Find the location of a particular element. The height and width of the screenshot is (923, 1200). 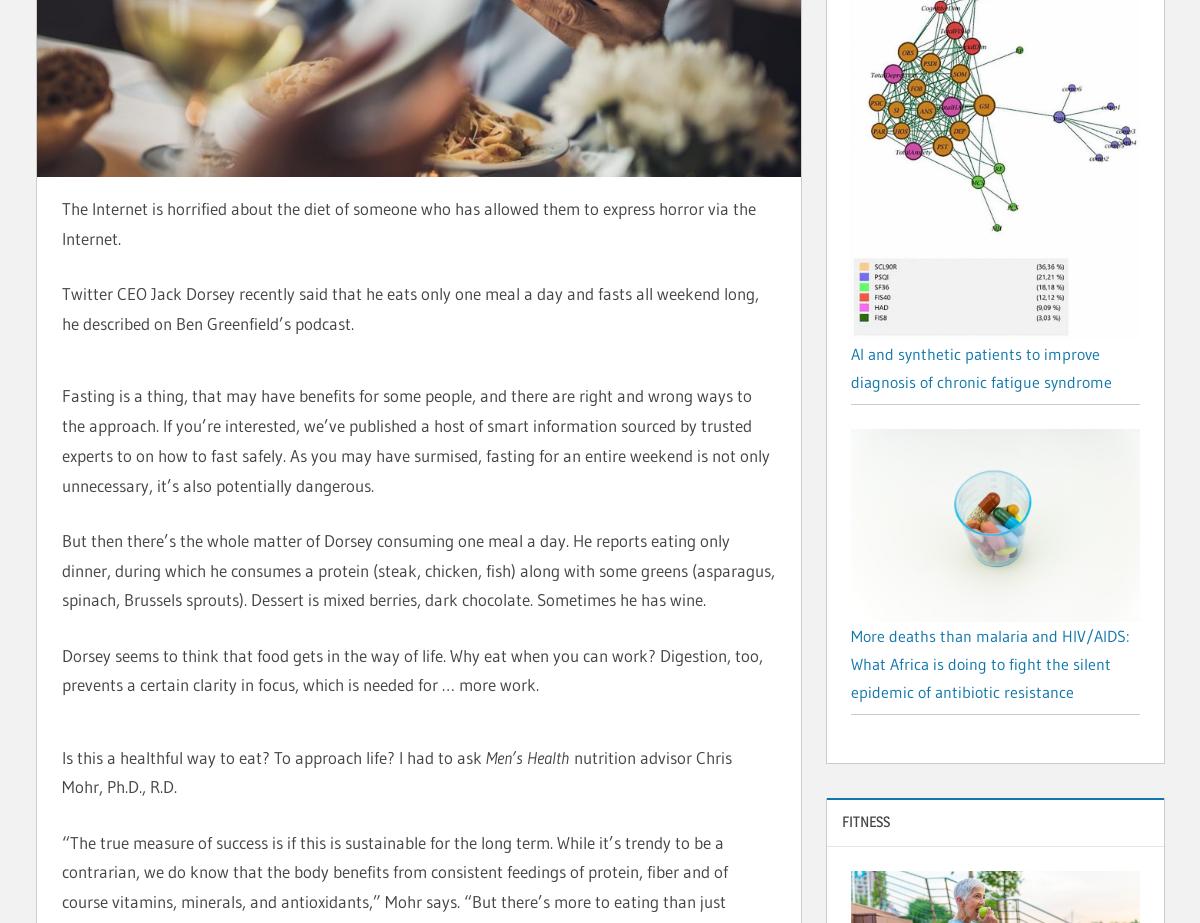

'Twitter CEO Jack Dorsey recently said that he eats only one meal a day and fasts all weekend long, he described on Ben Greenfield’s podcast.' is located at coordinates (410, 308).